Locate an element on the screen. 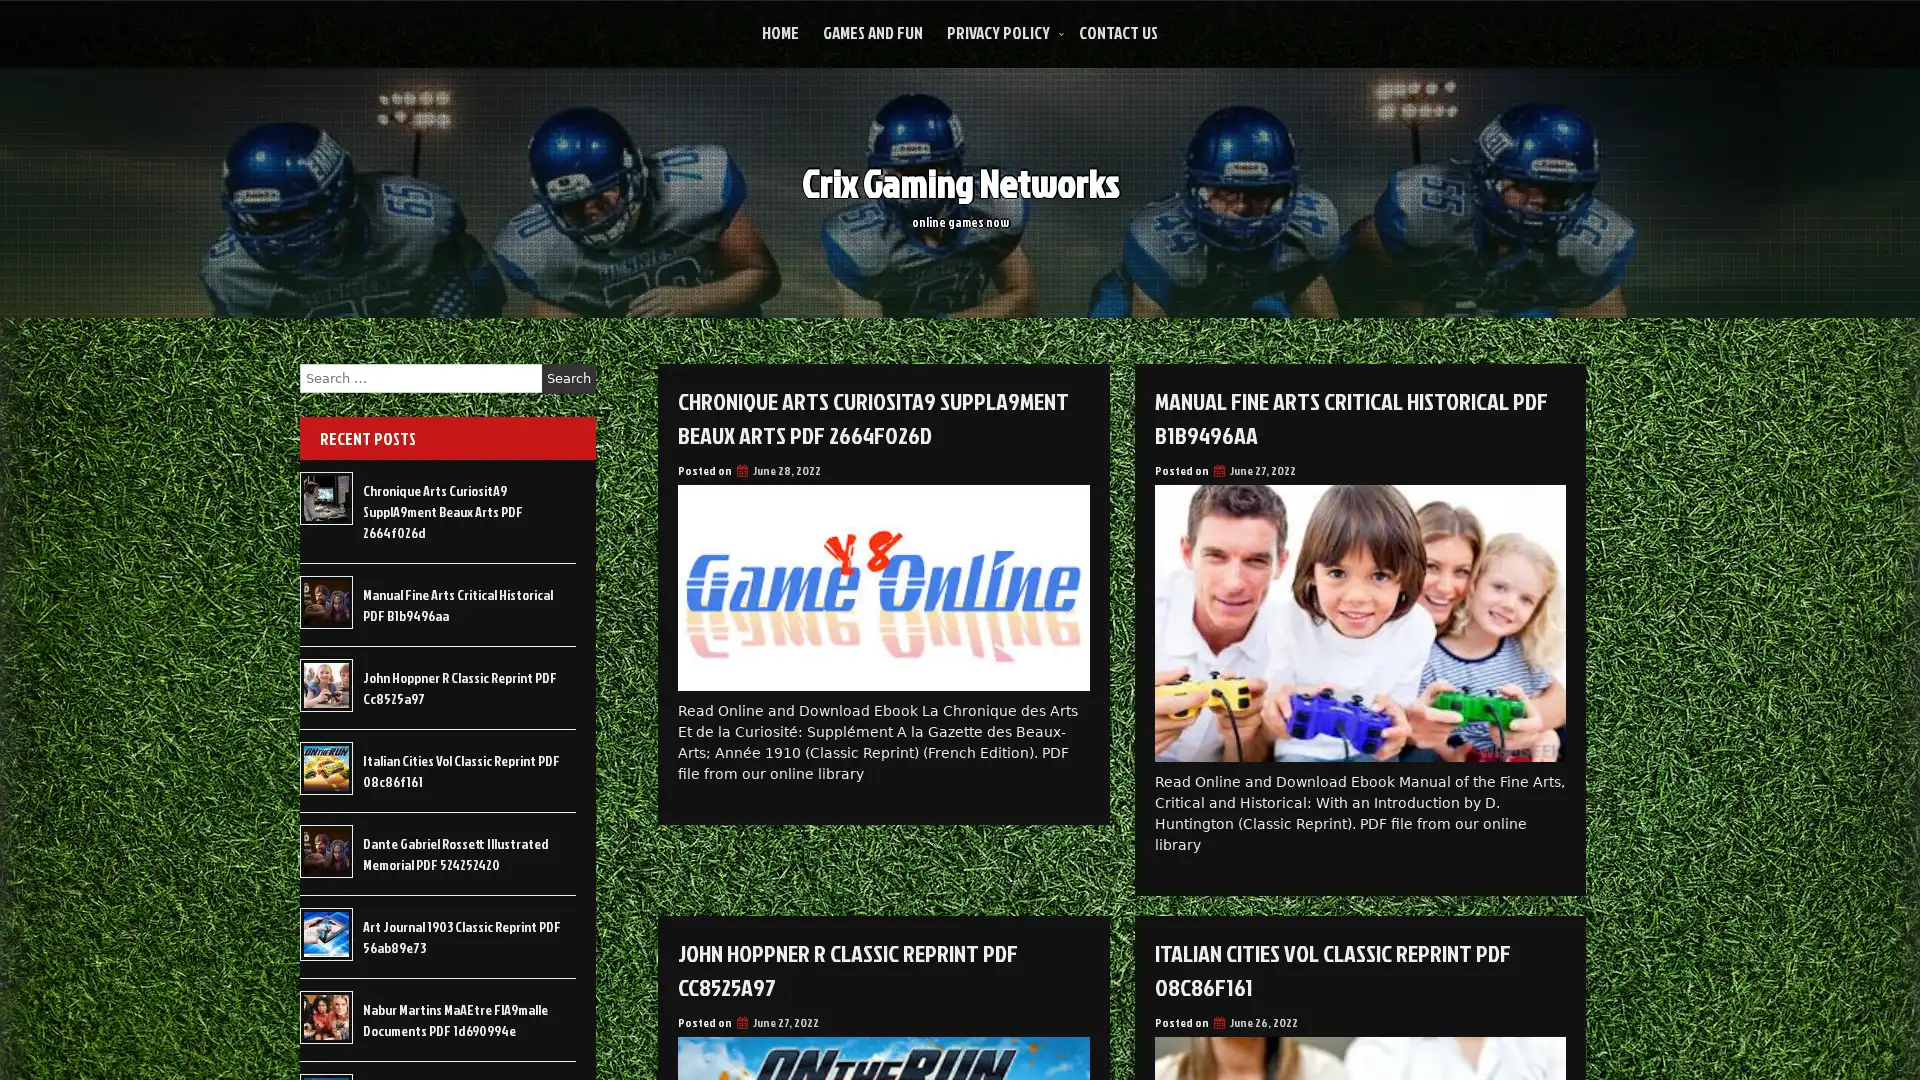 This screenshot has width=1920, height=1080. Search is located at coordinates (568, 378).